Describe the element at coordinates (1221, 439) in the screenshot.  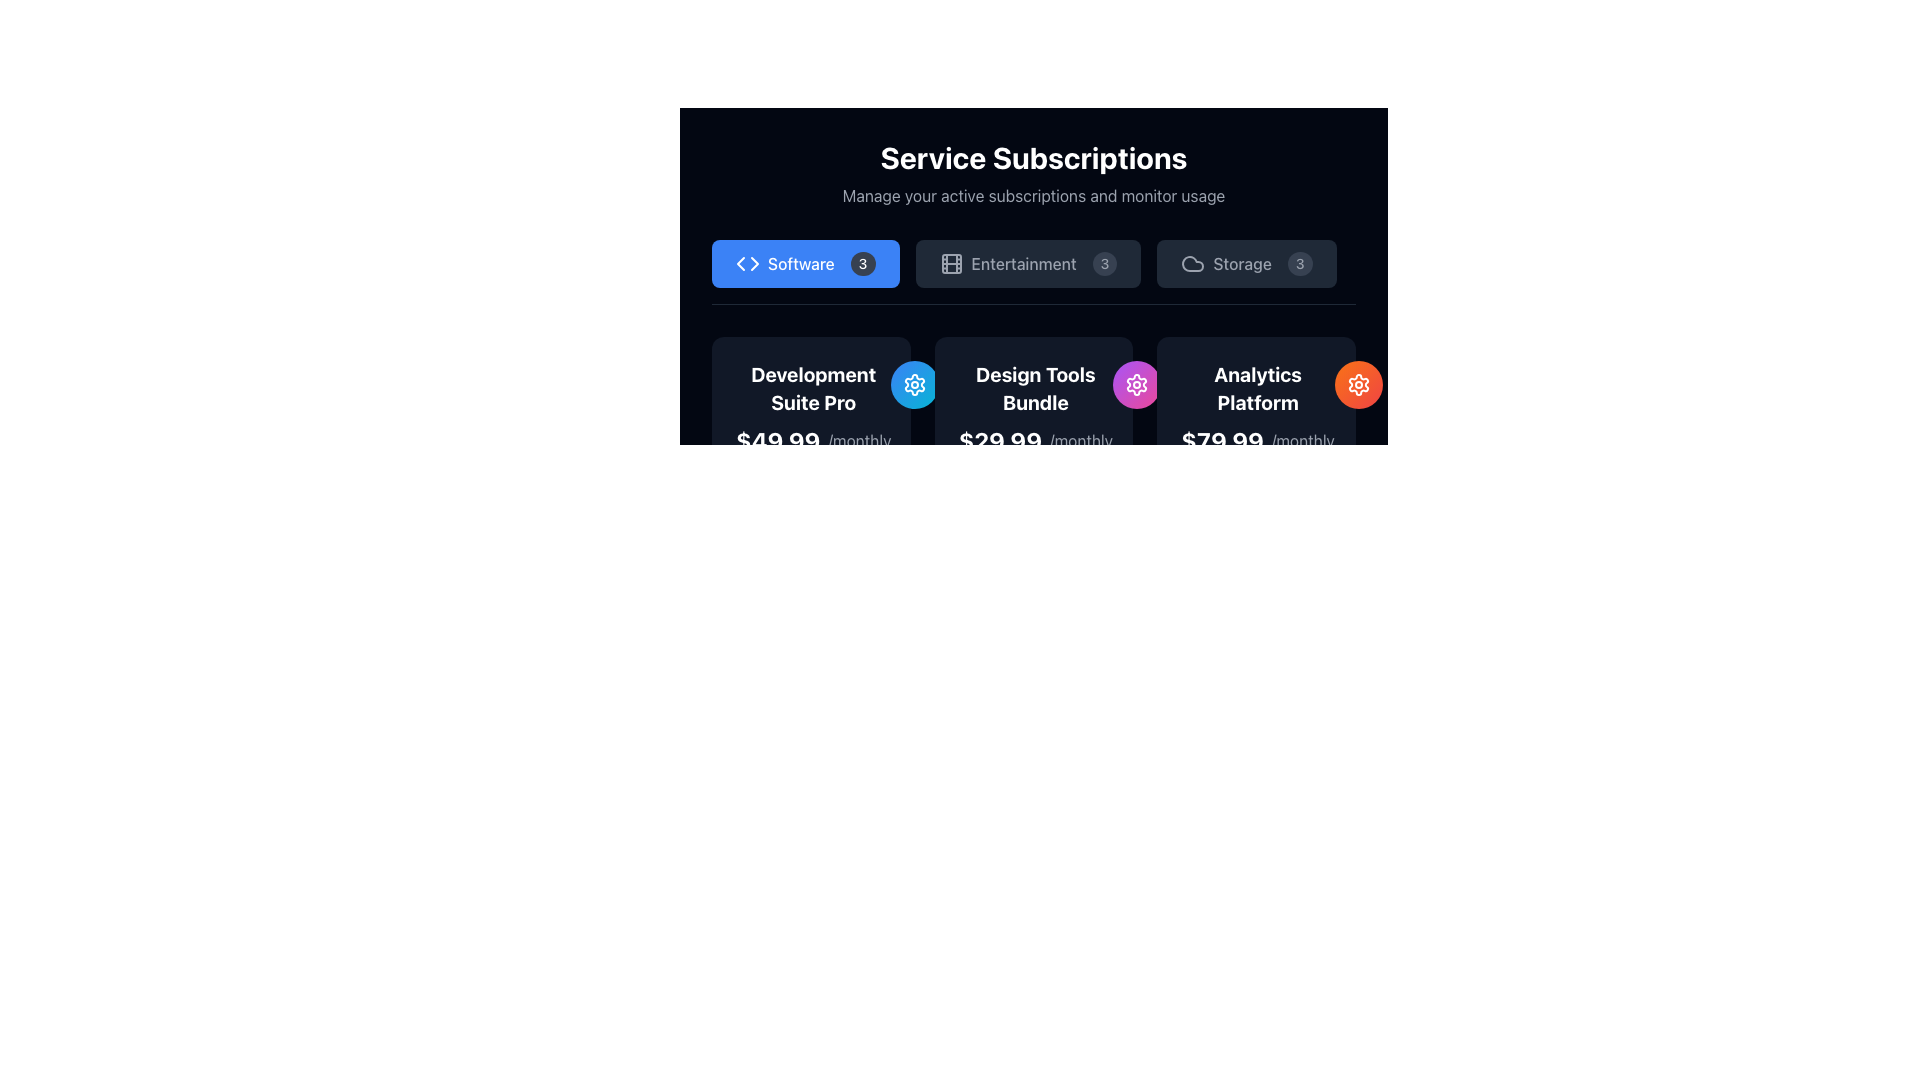
I see `the text label displaying the subscription cost for the 'Analytics Platform' service, which is centrally aligned within its pricing card and positioned to the left of the '/monthly' text` at that location.